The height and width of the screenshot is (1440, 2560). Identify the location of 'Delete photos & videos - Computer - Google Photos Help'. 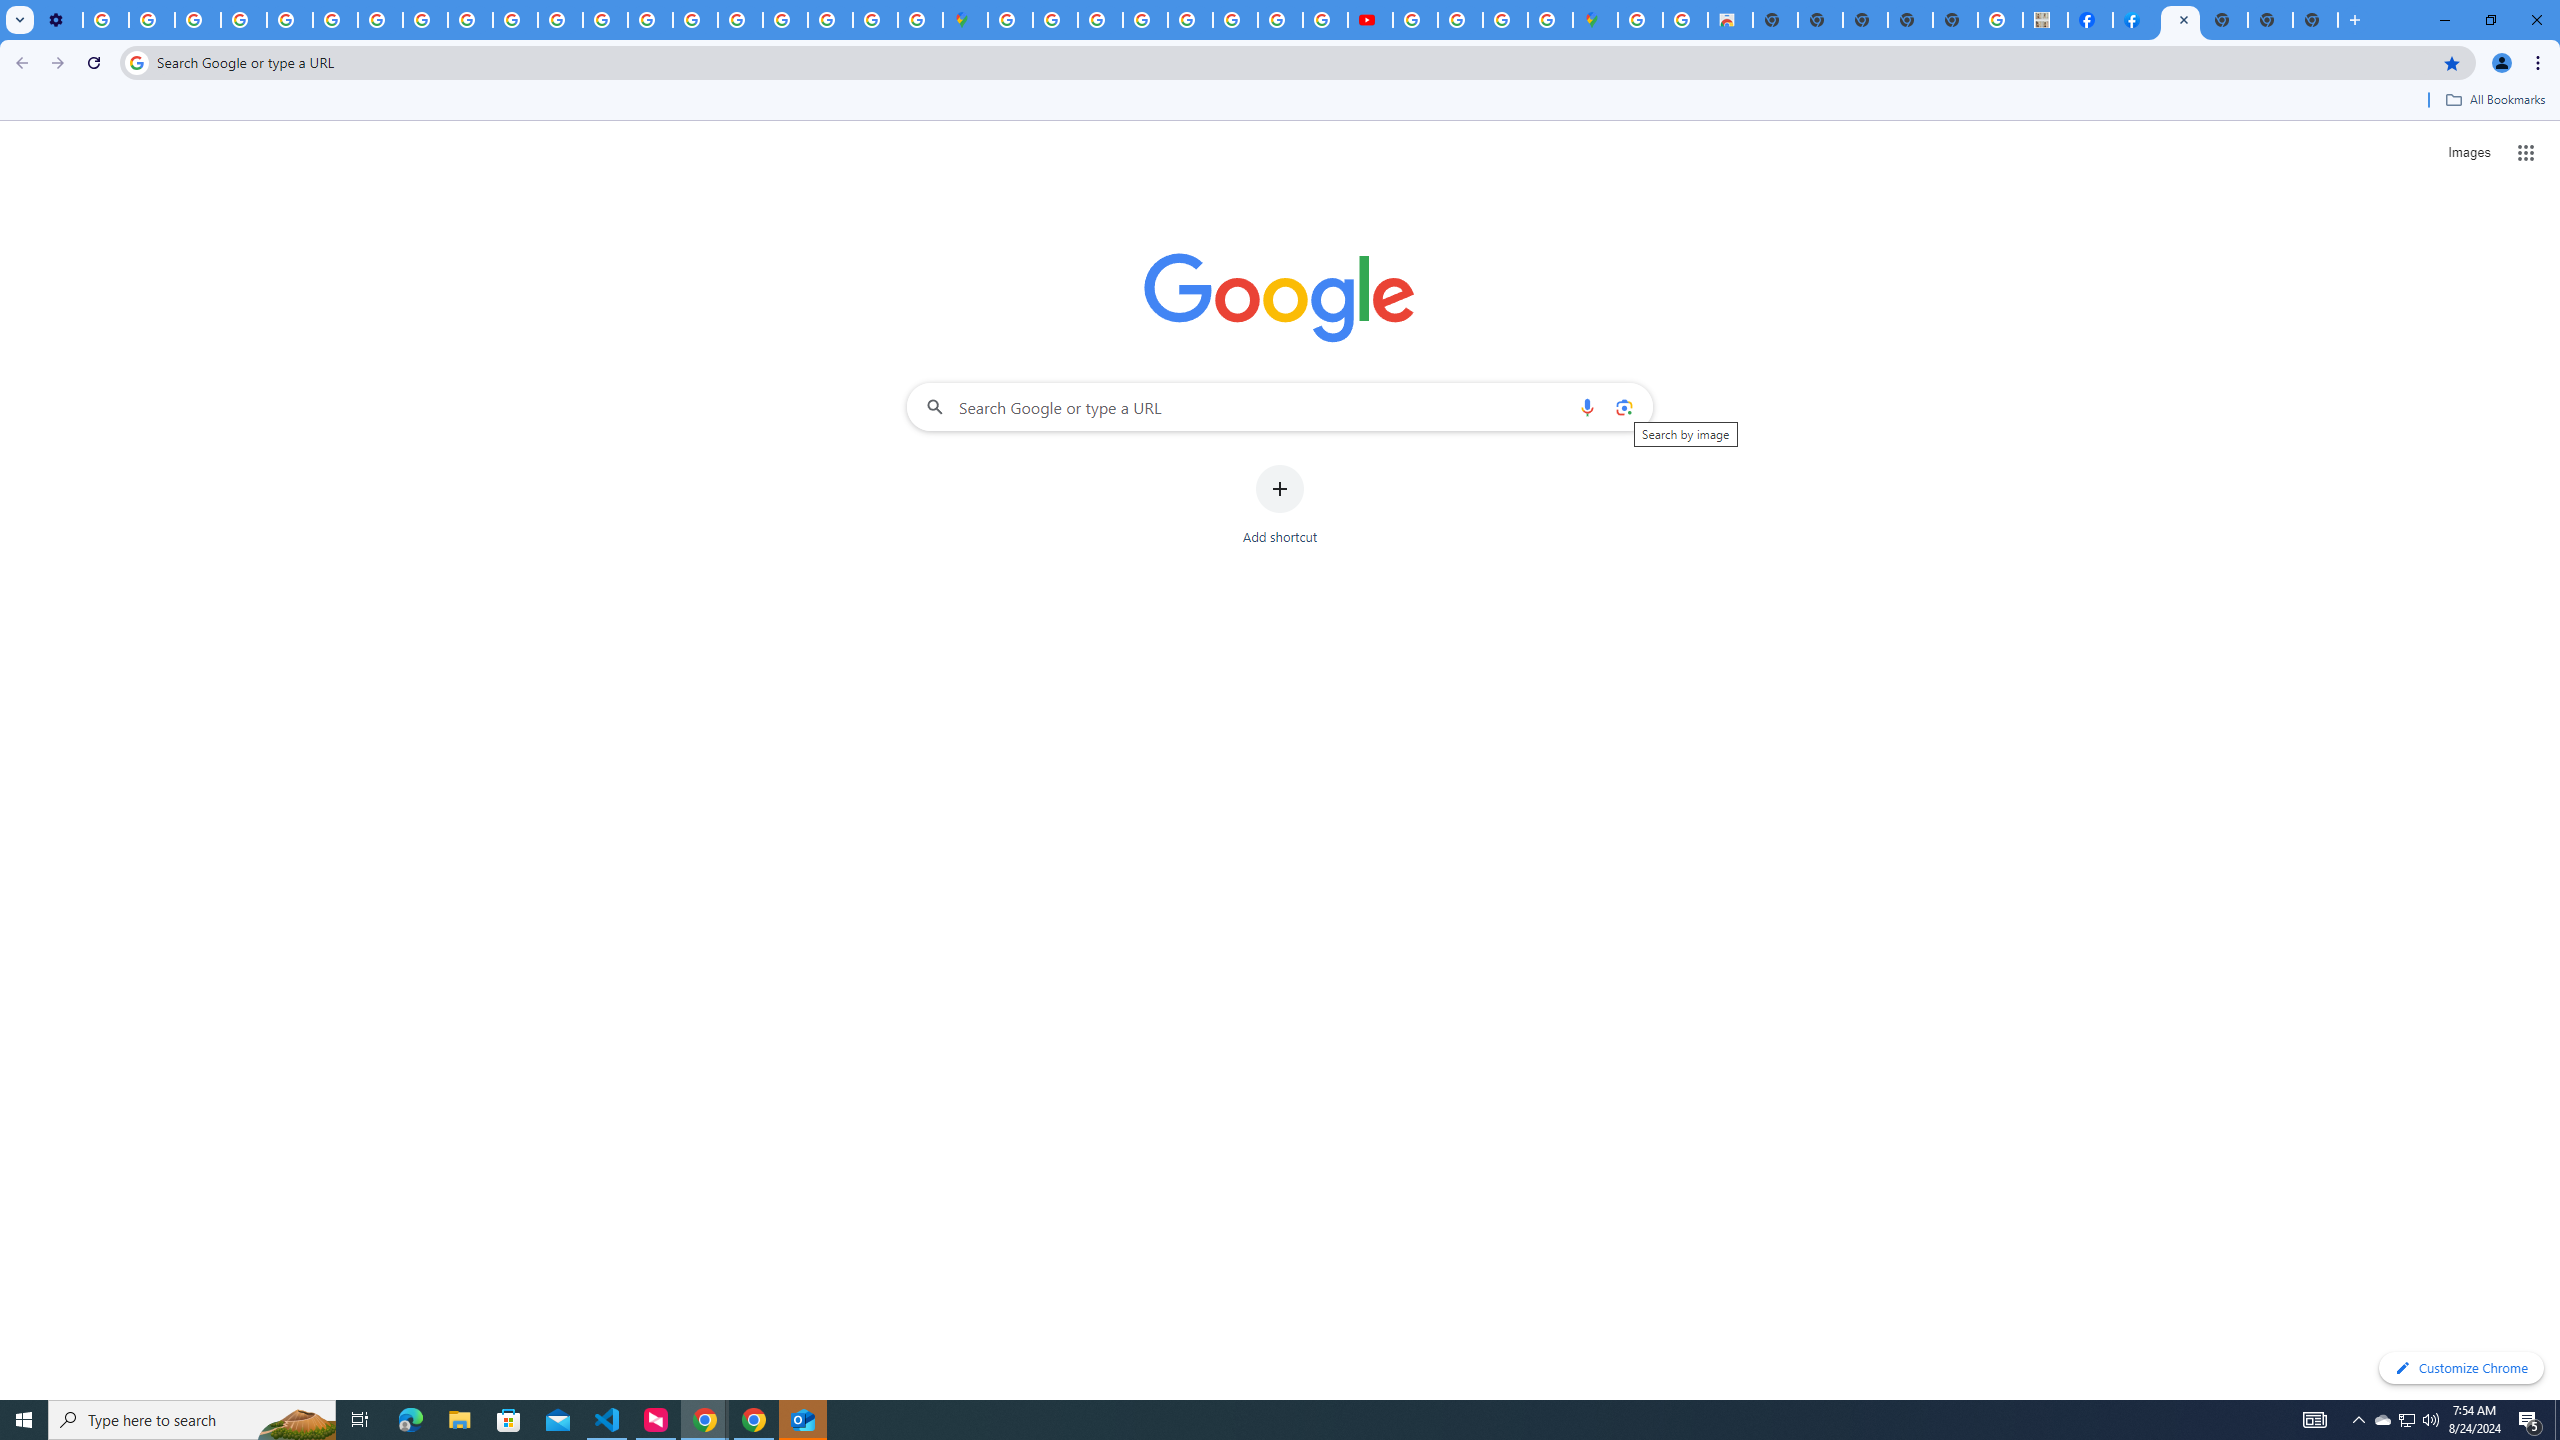
(105, 19).